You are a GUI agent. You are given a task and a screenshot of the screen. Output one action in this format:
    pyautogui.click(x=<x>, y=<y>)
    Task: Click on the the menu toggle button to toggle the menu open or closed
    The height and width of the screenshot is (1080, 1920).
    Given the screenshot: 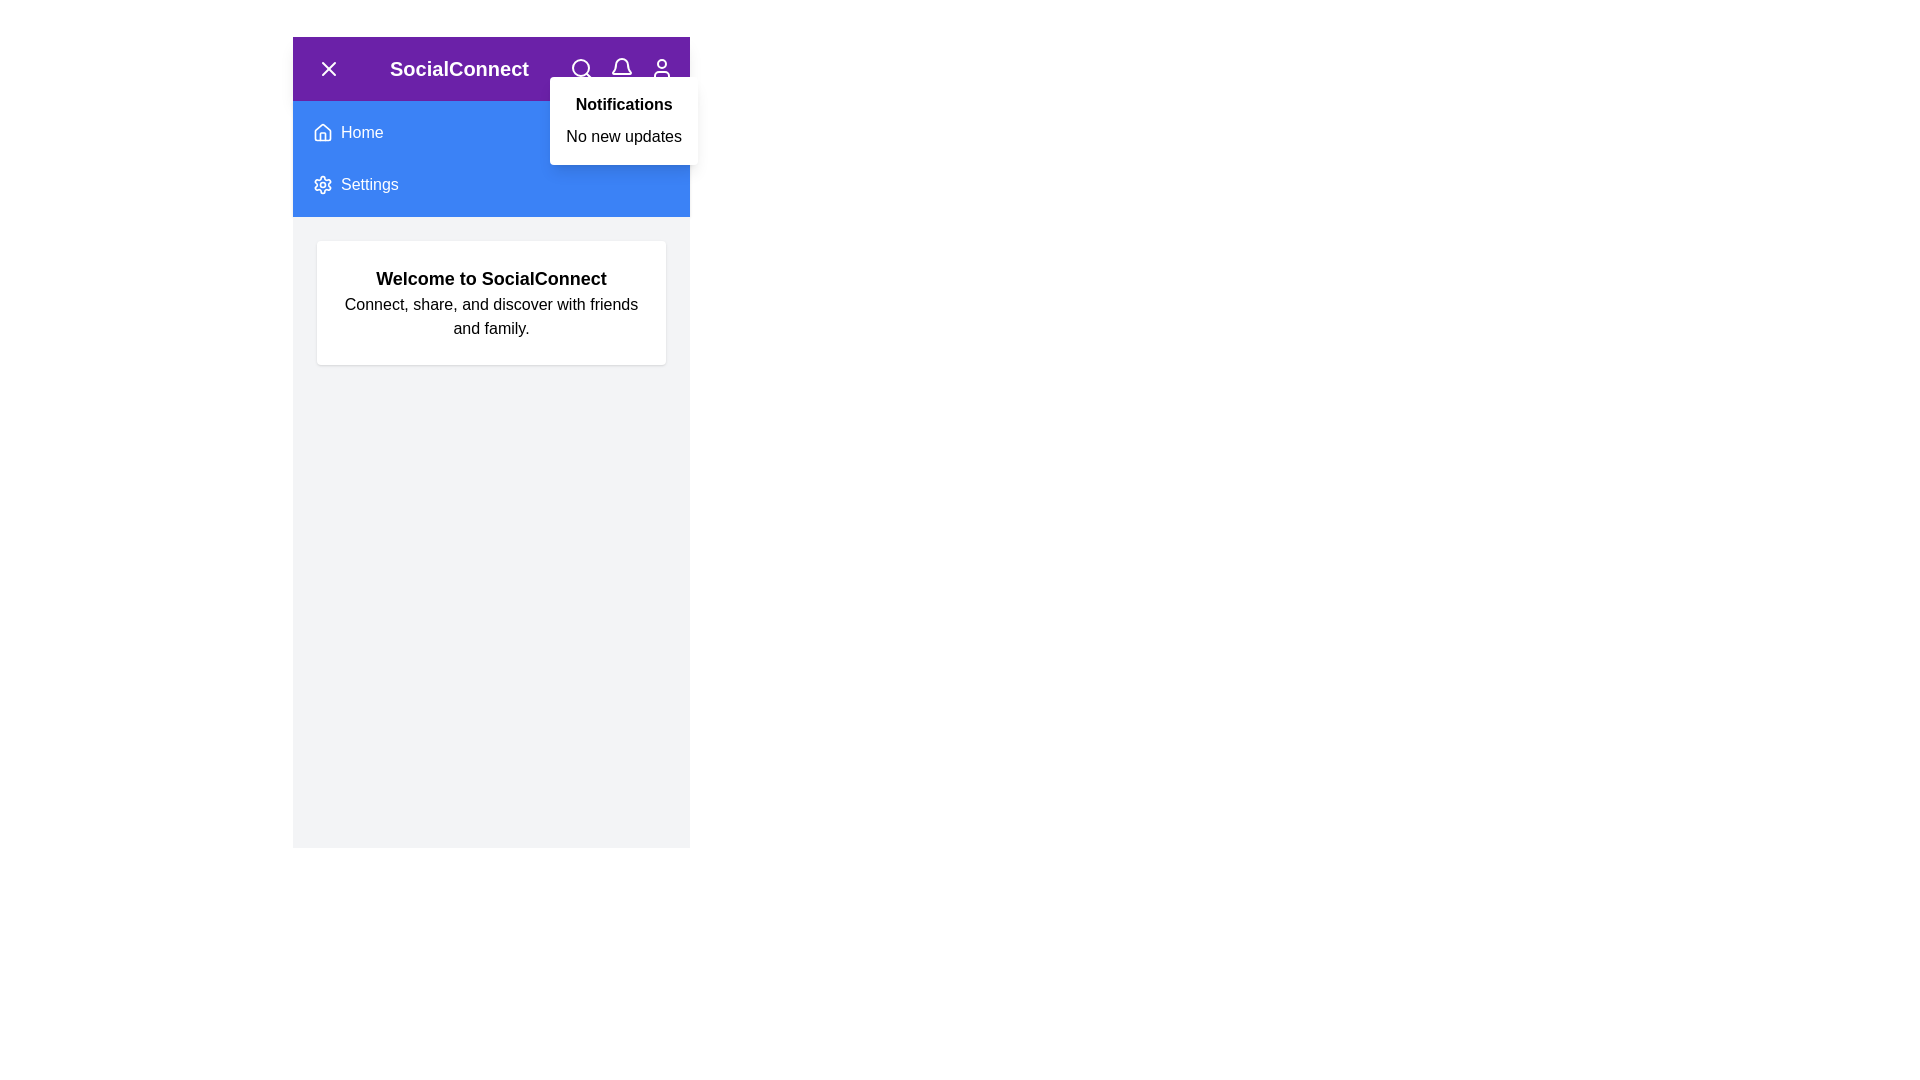 What is the action you would take?
    pyautogui.click(x=329, y=68)
    